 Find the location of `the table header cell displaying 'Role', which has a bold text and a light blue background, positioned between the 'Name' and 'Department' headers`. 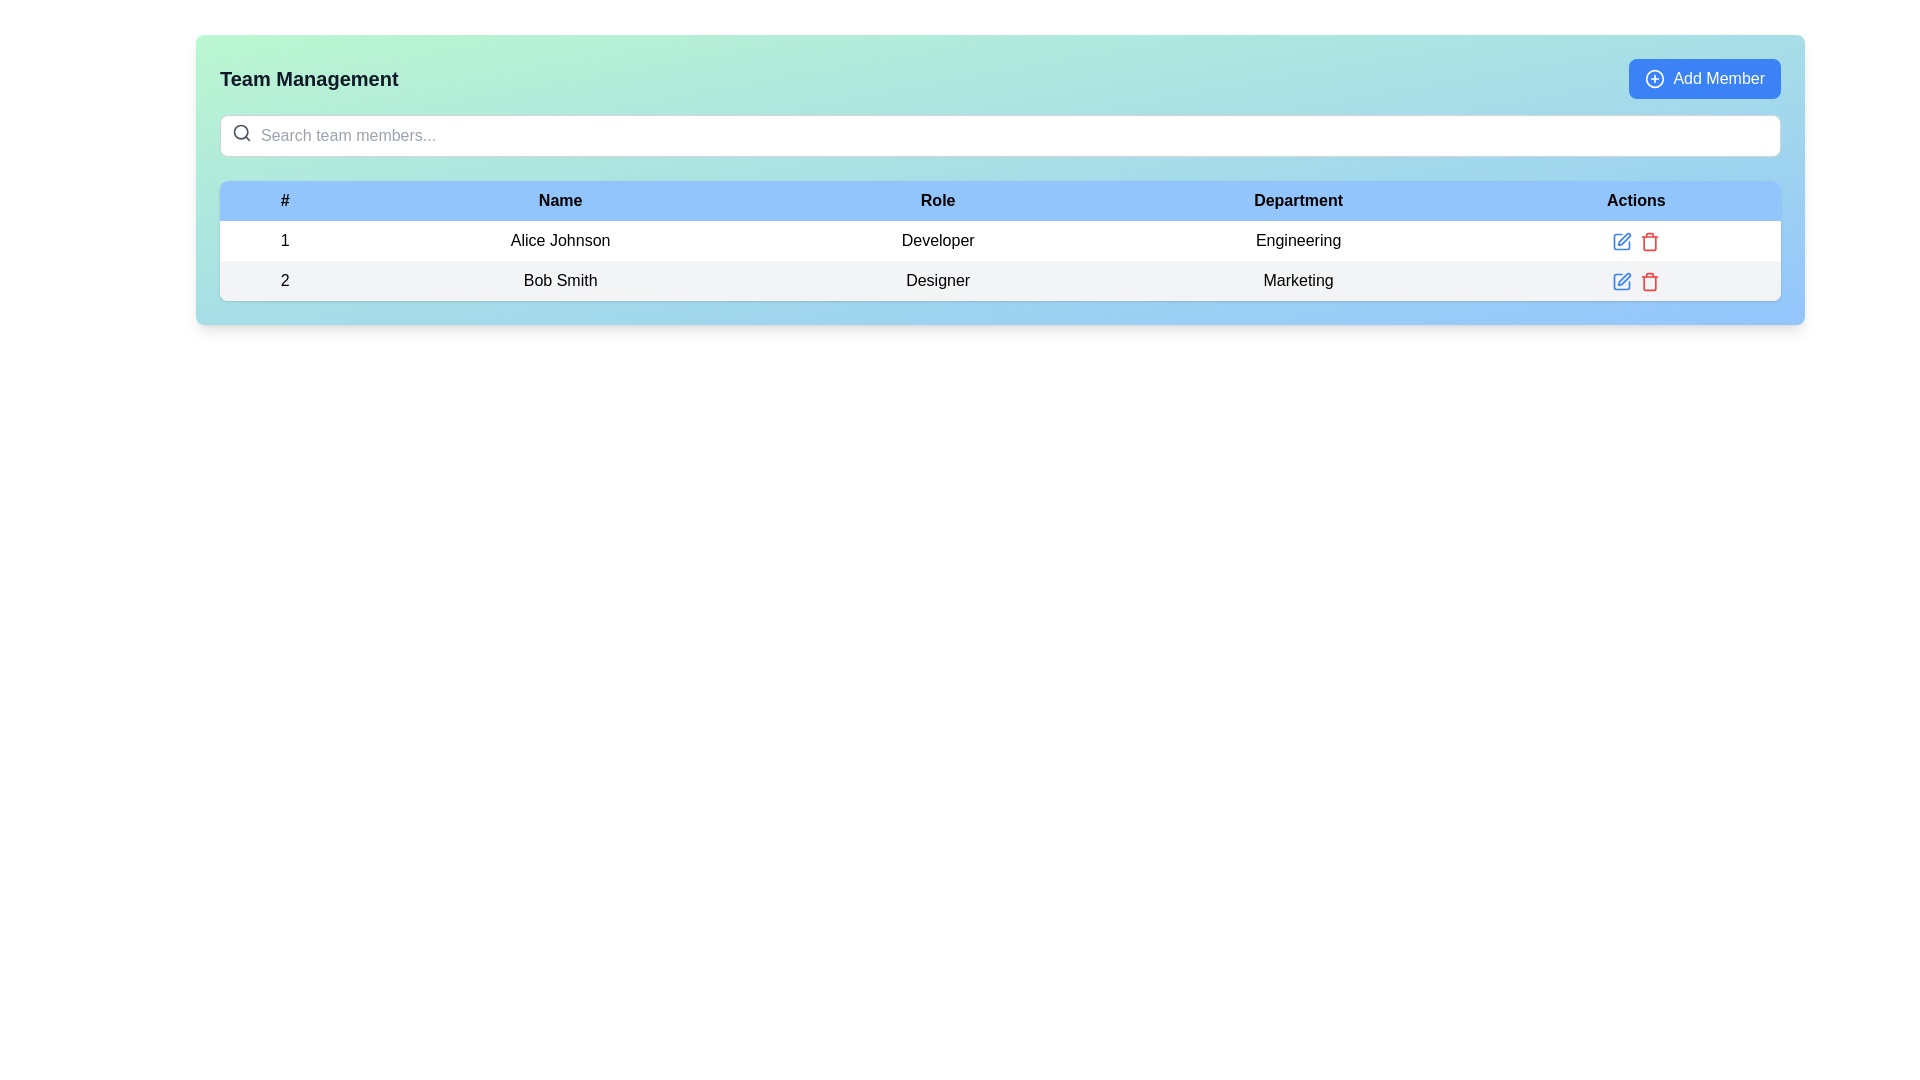

the table header cell displaying 'Role', which has a bold text and a light blue background, positioned between the 'Name' and 'Department' headers is located at coordinates (937, 200).